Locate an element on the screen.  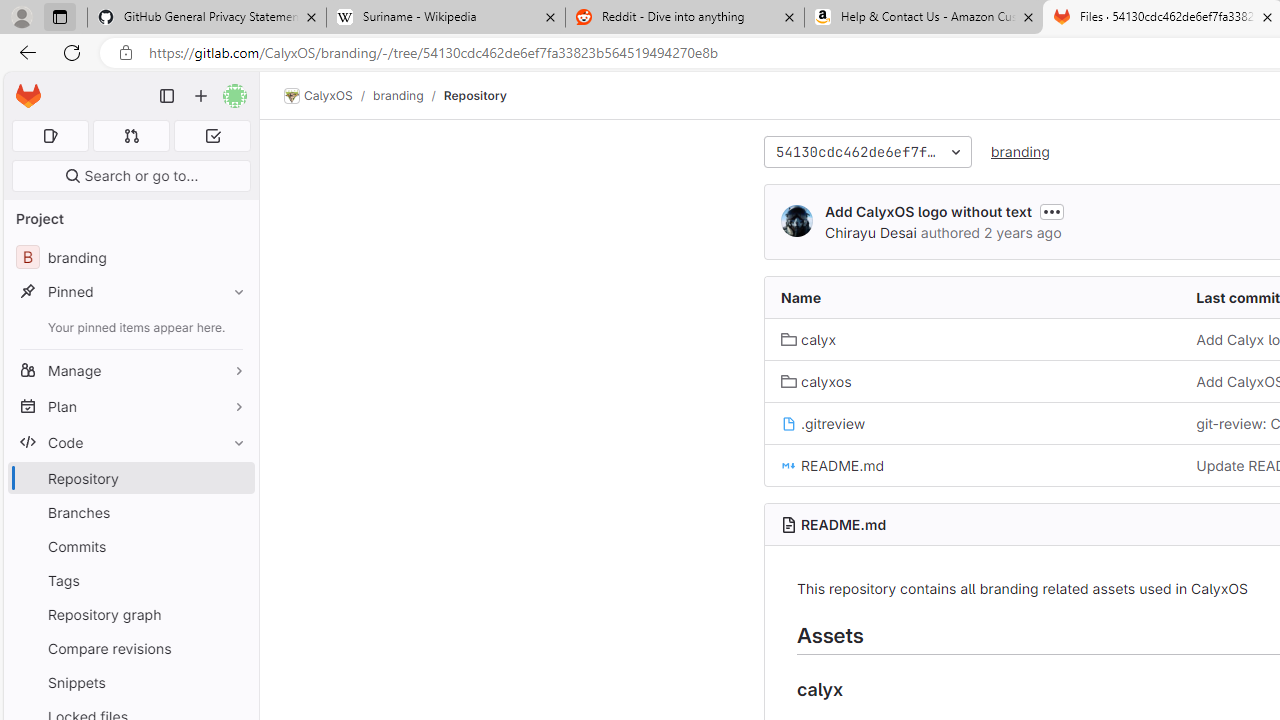
'Compare revisions' is located at coordinates (130, 648).